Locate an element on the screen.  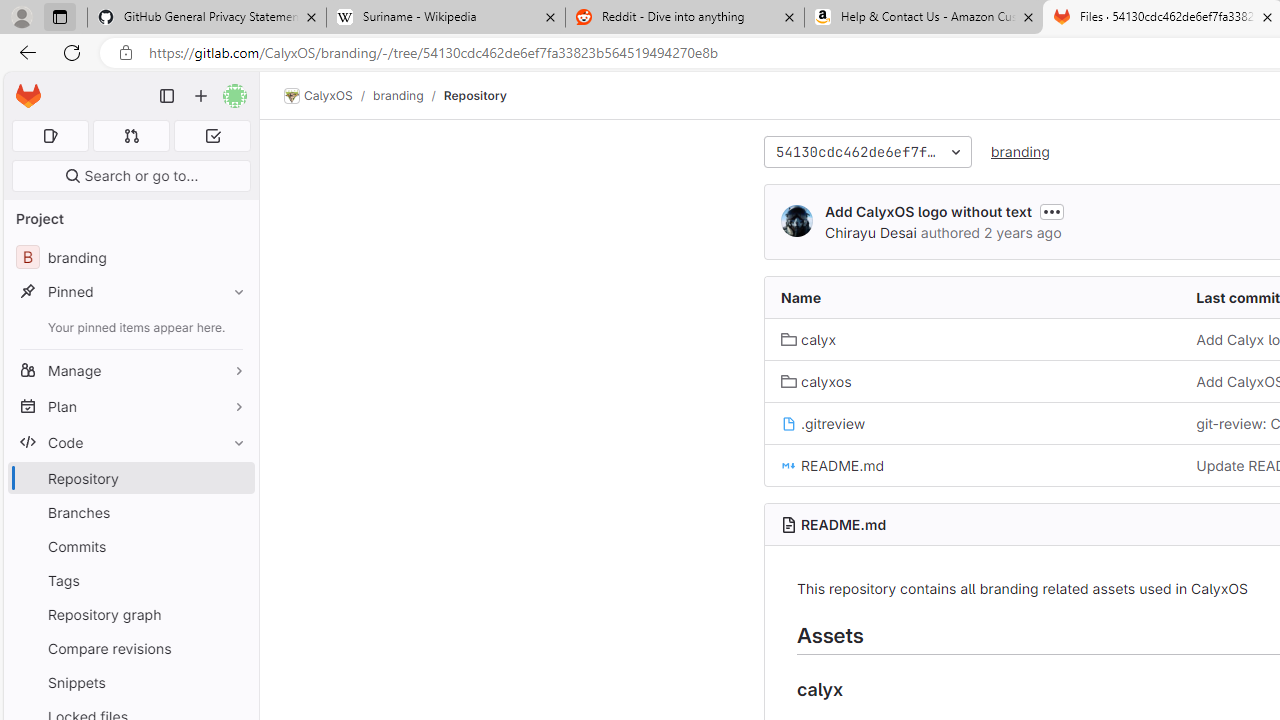
'Compare revisions' is located at coordinates (130, 648).